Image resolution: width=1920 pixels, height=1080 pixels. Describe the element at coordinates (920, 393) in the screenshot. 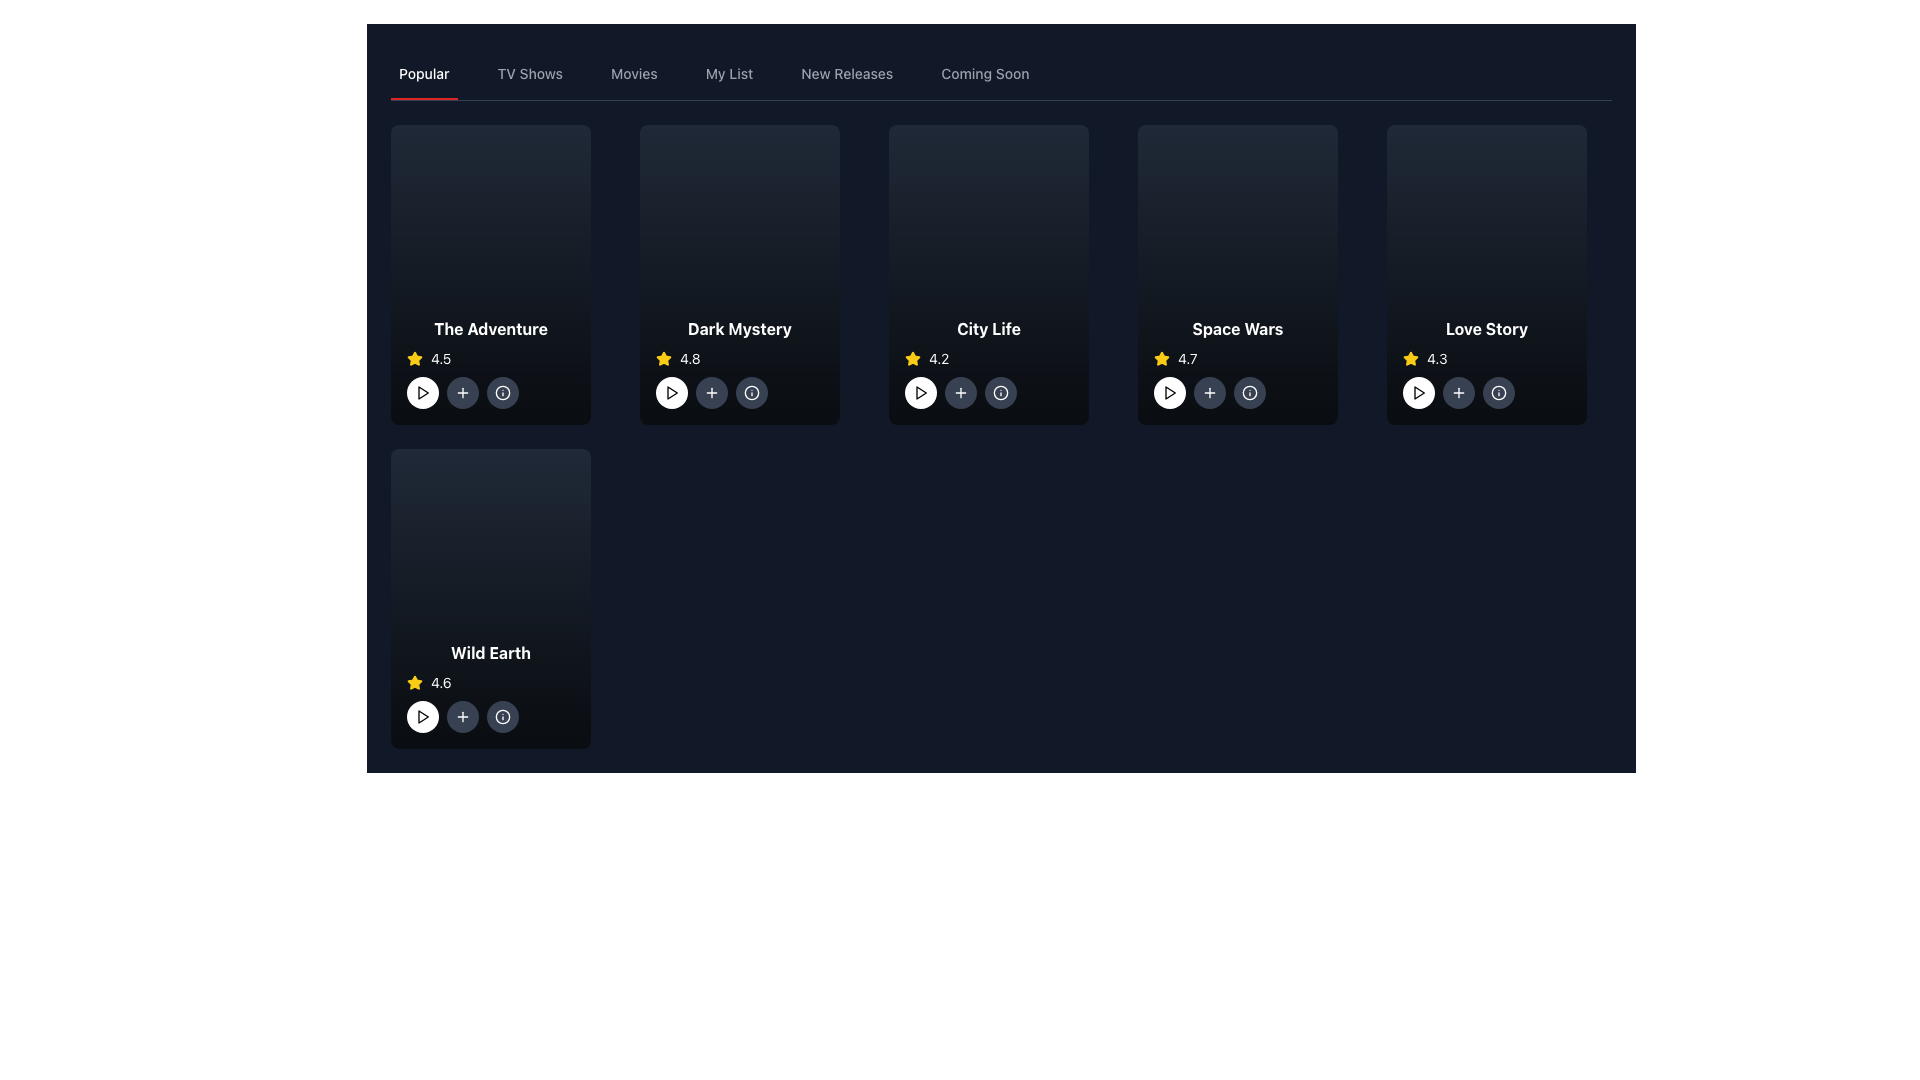

I see `the circular button with a white background and a black triangular play icon located under the 'City Life' card, which is the first button in a horizontal arrangement of buttons` at that location.